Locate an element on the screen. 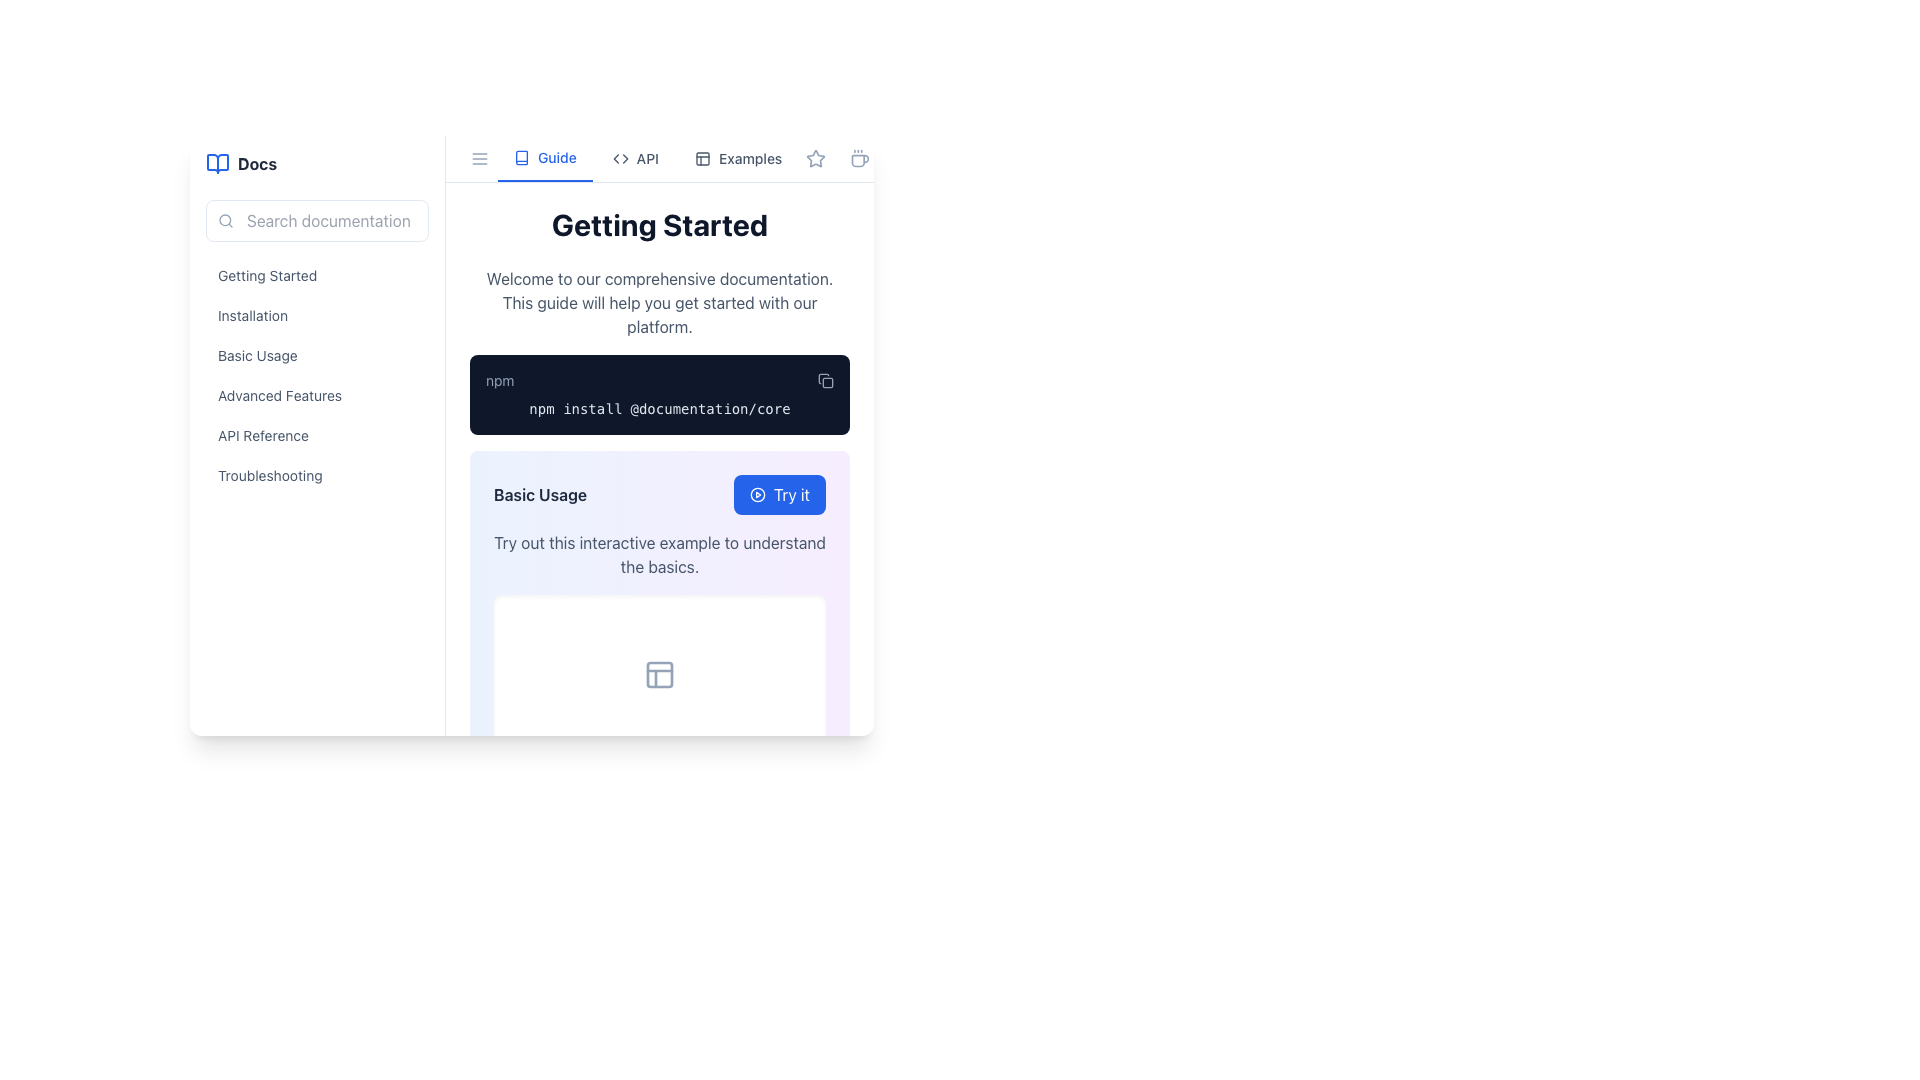 The height and width of the screenshot is (1080, 1920). the coffee cup button located in the top-right section of the interface is located at coordinates (860, 157).